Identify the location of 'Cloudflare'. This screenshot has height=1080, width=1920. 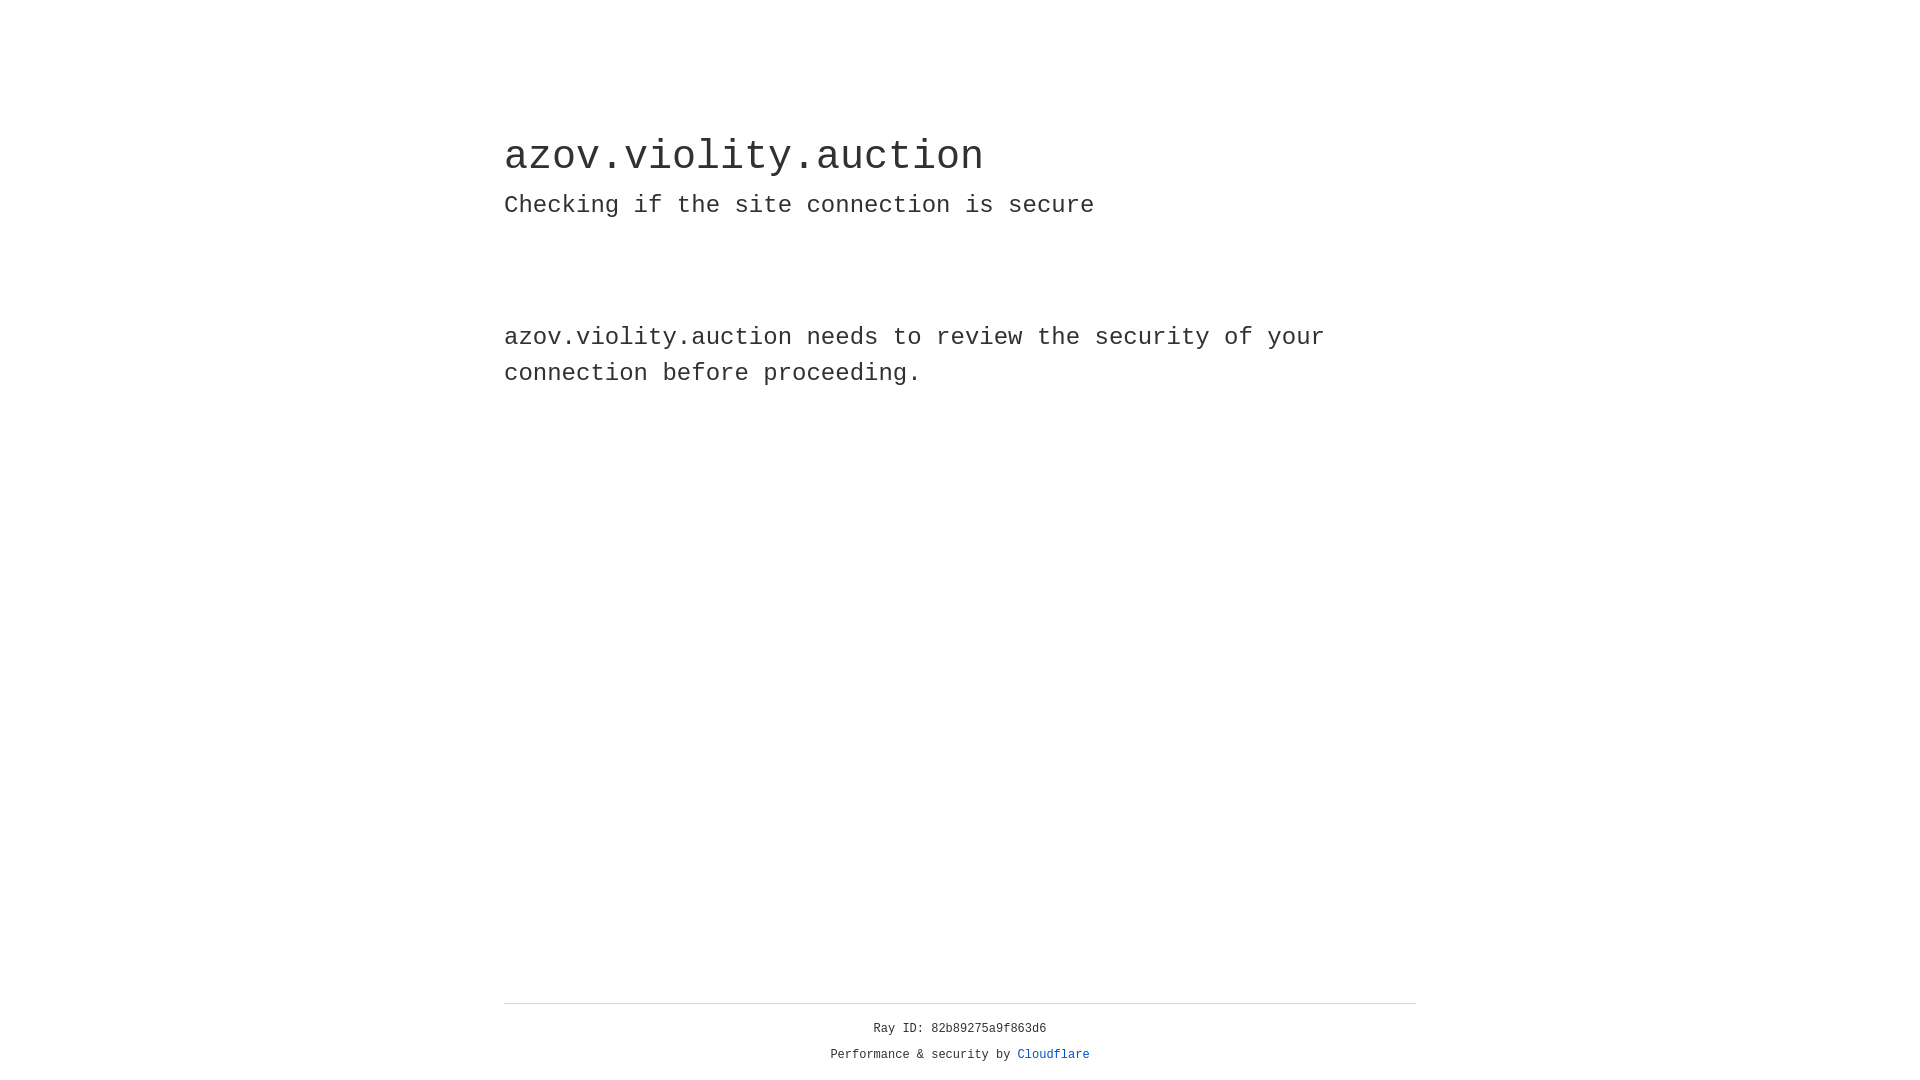
(1053, 1054).